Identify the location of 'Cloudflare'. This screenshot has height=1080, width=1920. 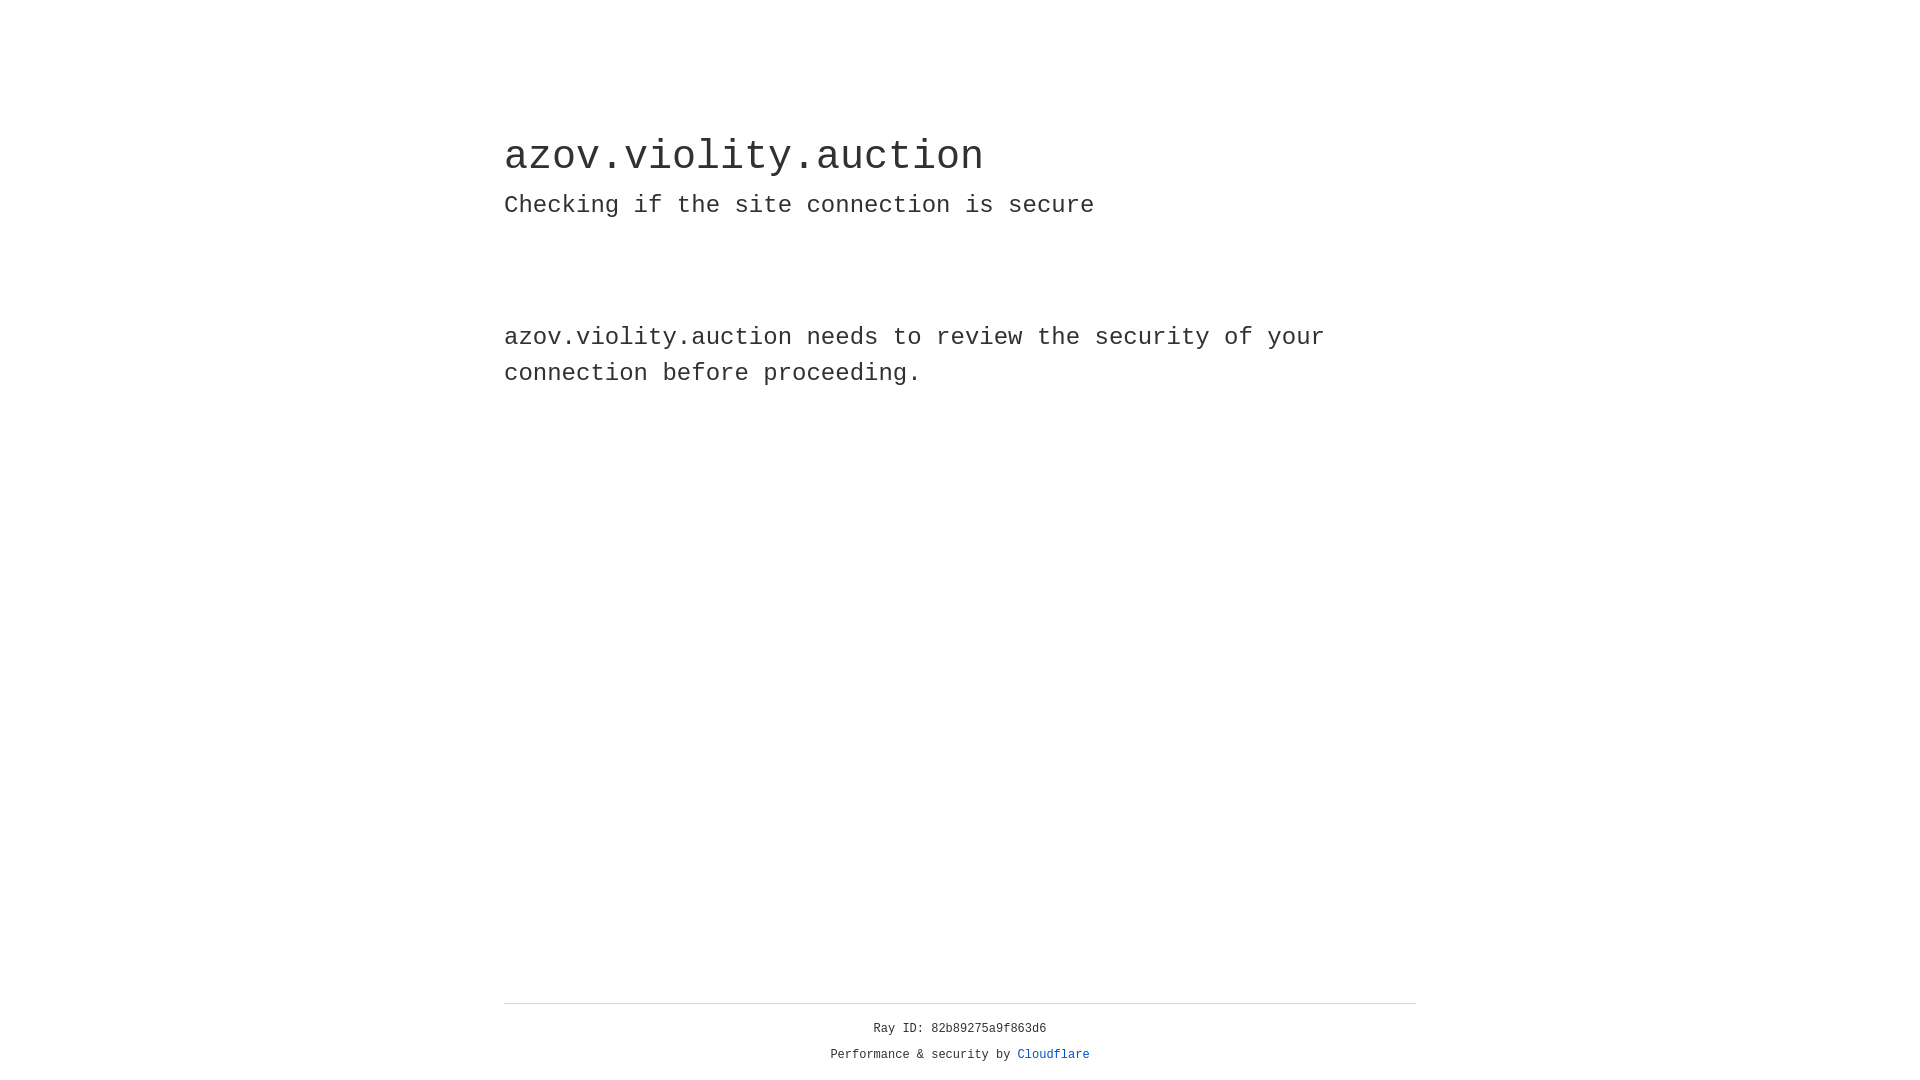
(1053, 1054).